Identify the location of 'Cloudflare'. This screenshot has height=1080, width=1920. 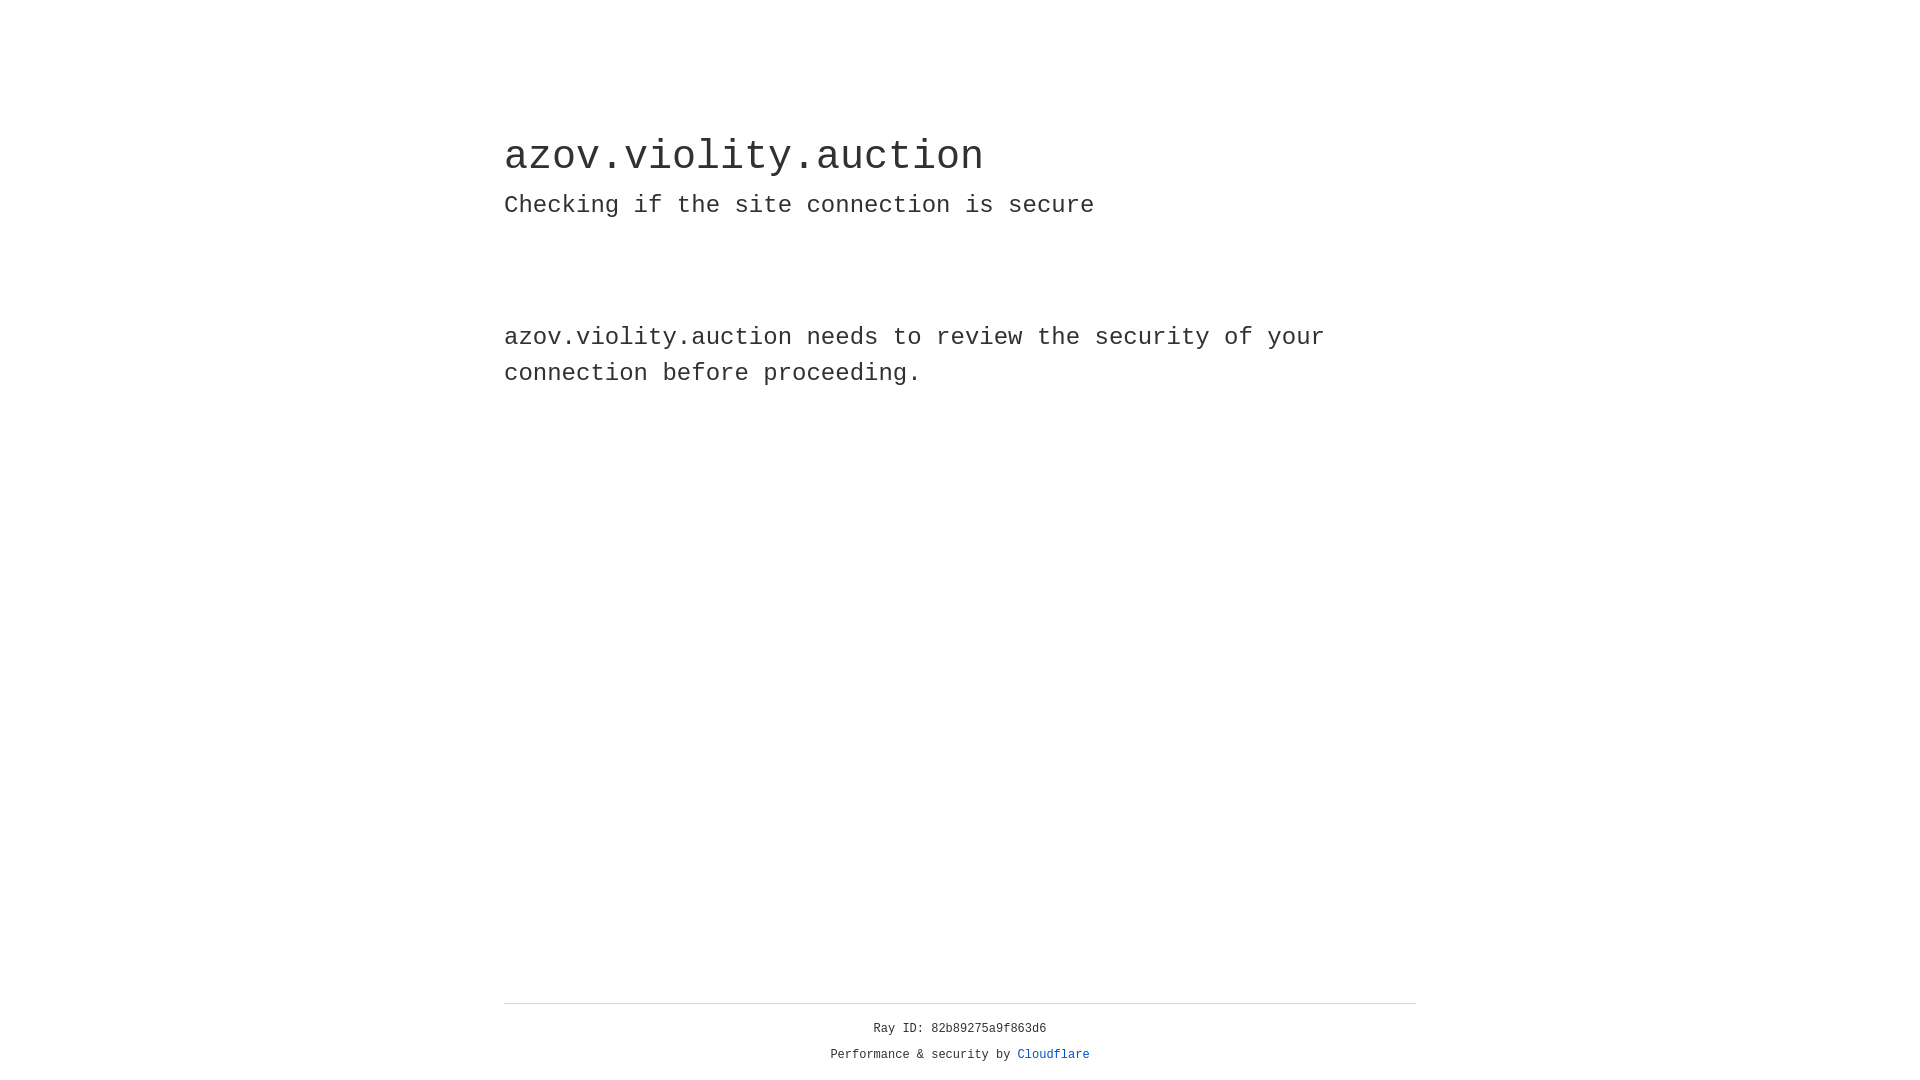
(1053, 1054).